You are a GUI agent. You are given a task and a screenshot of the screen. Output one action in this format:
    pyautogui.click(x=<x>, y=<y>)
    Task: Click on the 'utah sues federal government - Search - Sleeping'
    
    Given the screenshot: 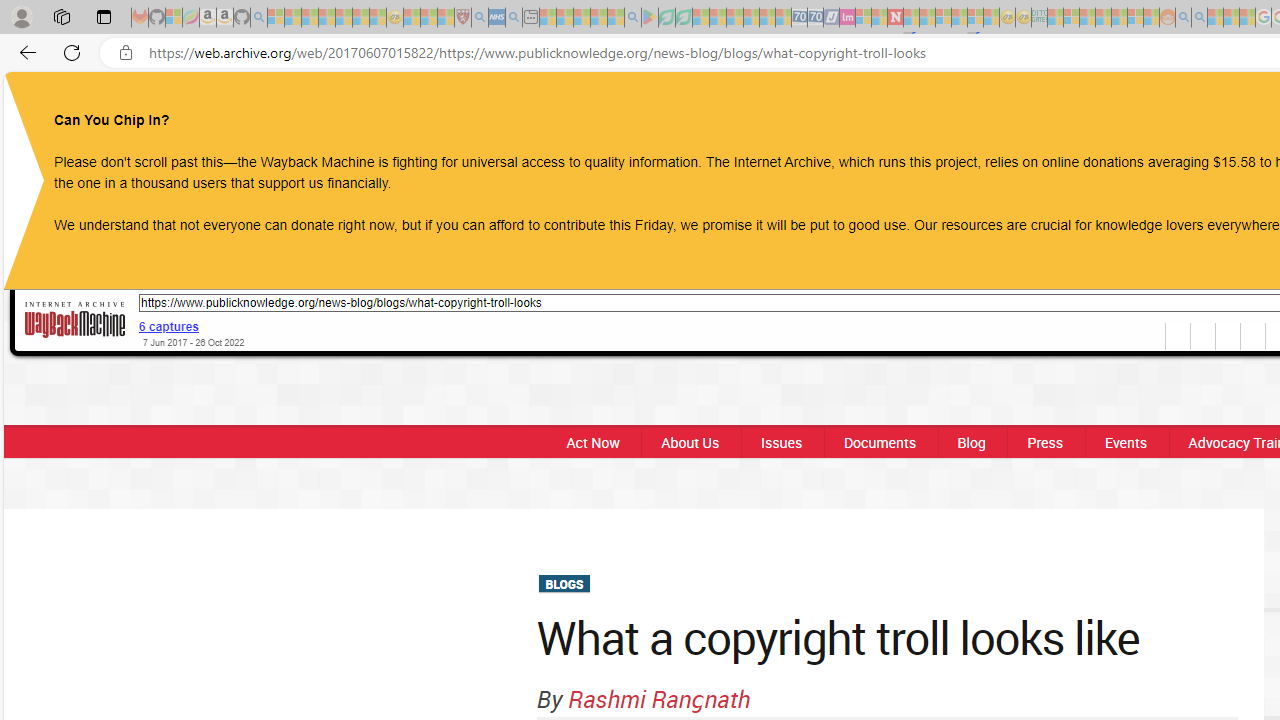 What is the action you would take?
    pyautogui.click(x=513, y=17)
    